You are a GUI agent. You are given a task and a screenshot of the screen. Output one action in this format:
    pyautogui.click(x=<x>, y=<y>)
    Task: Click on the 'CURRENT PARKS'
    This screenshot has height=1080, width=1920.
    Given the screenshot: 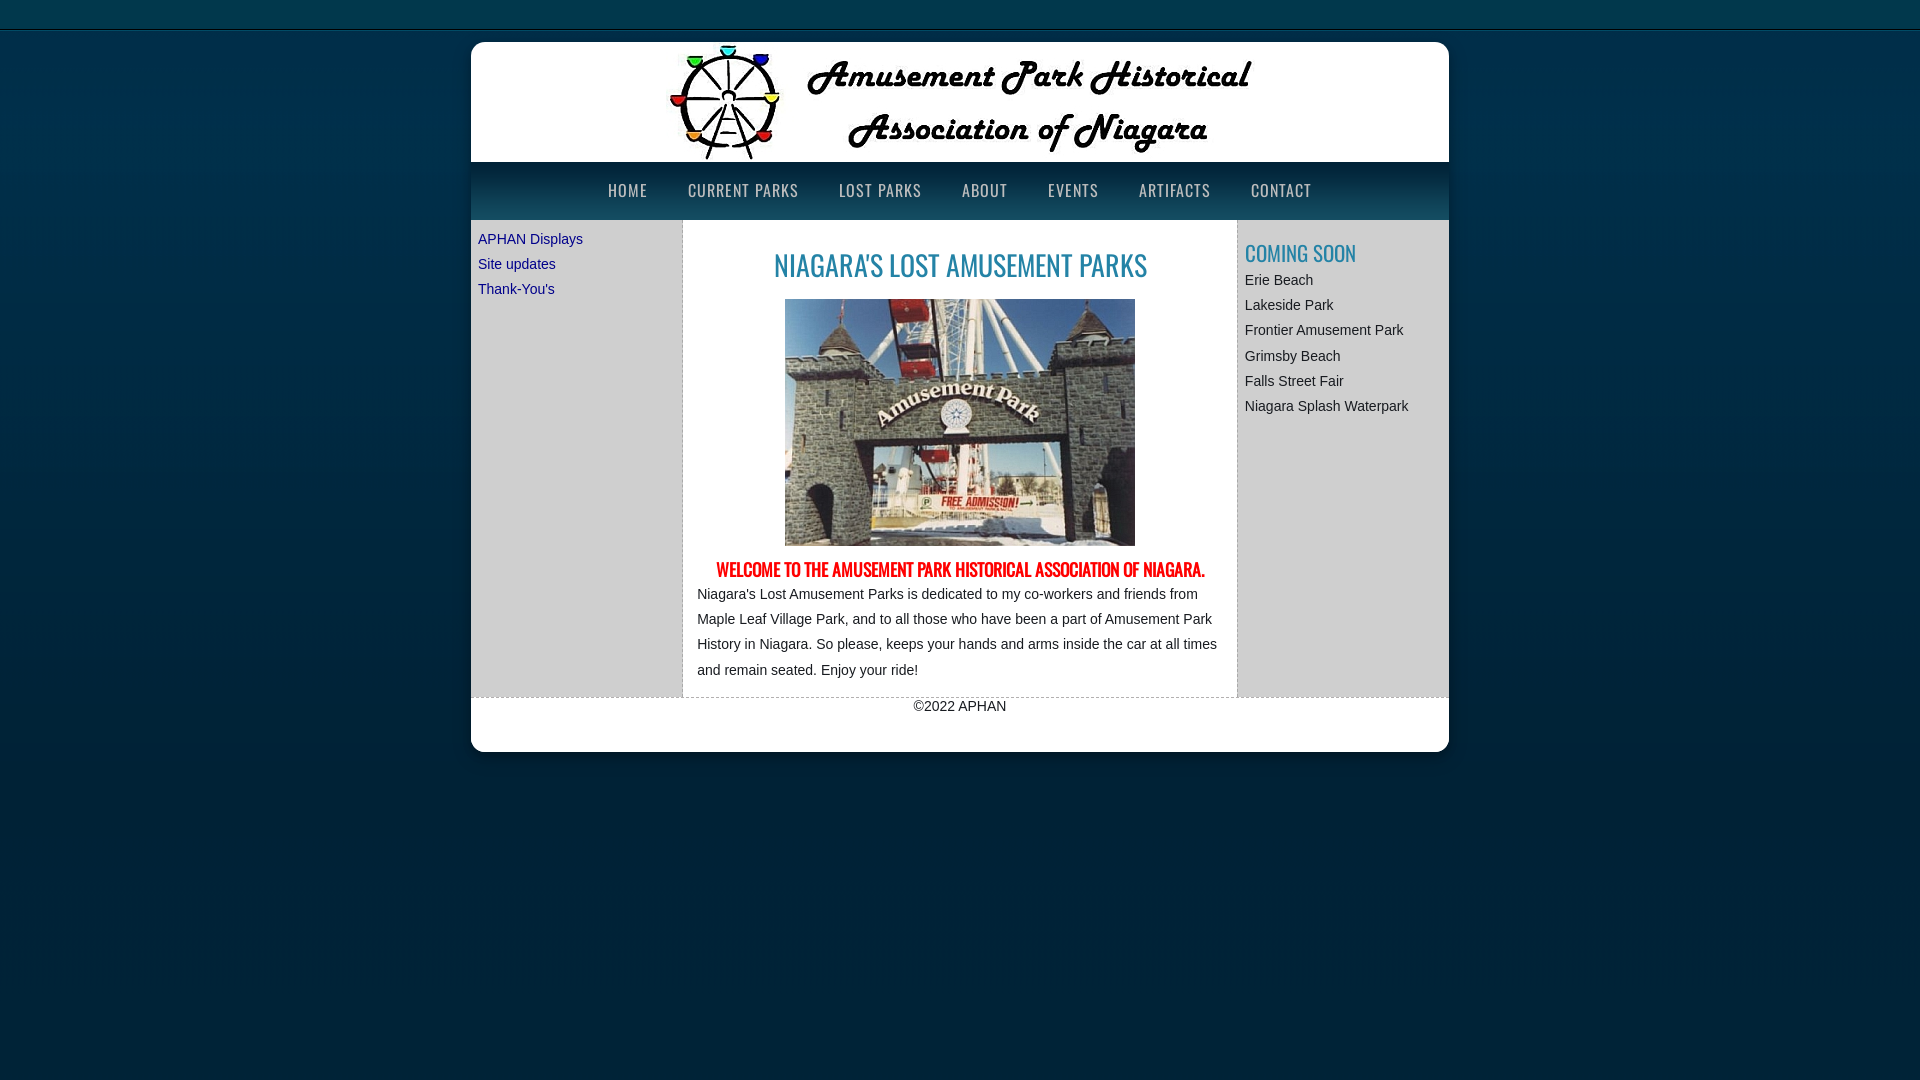 What is the action you would take?
    pyautogui.click(x=742, y=189)
    